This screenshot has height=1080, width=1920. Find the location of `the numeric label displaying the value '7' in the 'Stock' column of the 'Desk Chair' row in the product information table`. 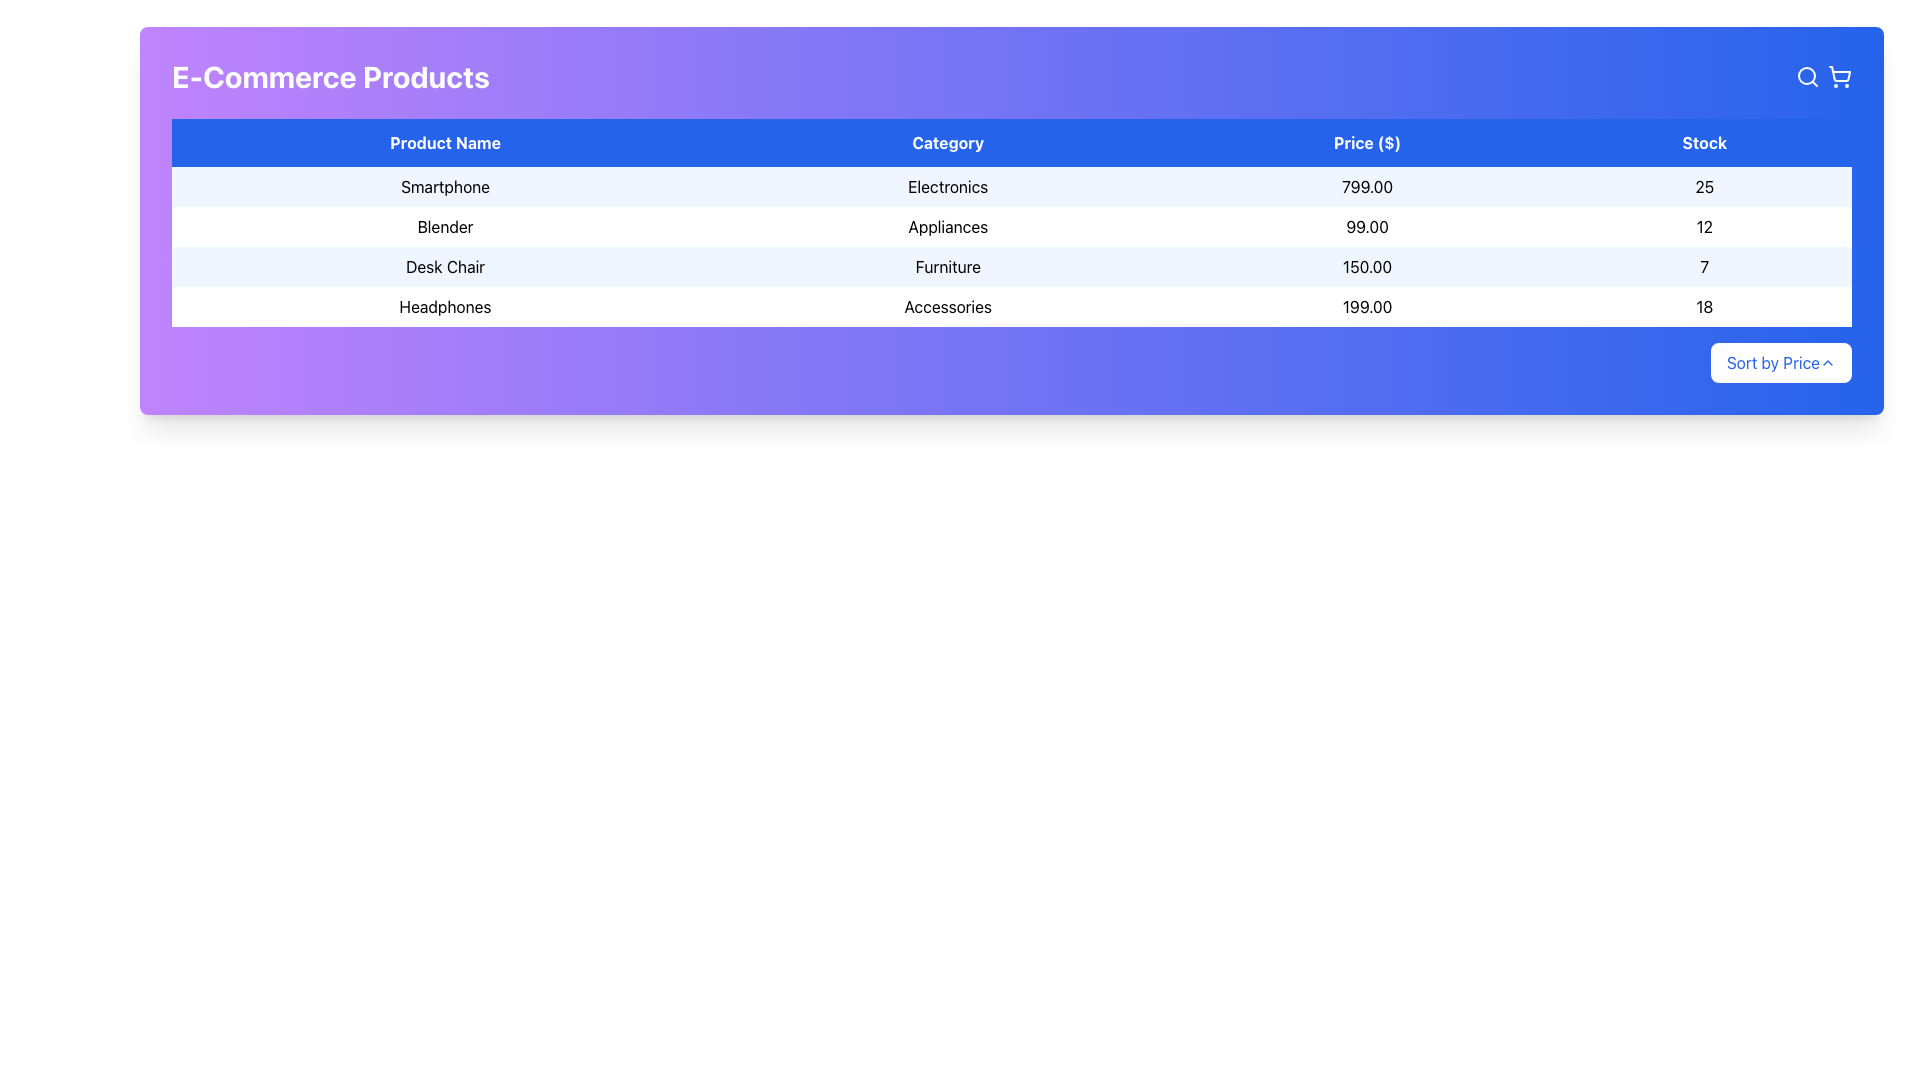

the numeric label displaying the value '7' in the 'Stock' column of the 'Desk Chair' row in the product information table is located at coordinates (1703, 265).